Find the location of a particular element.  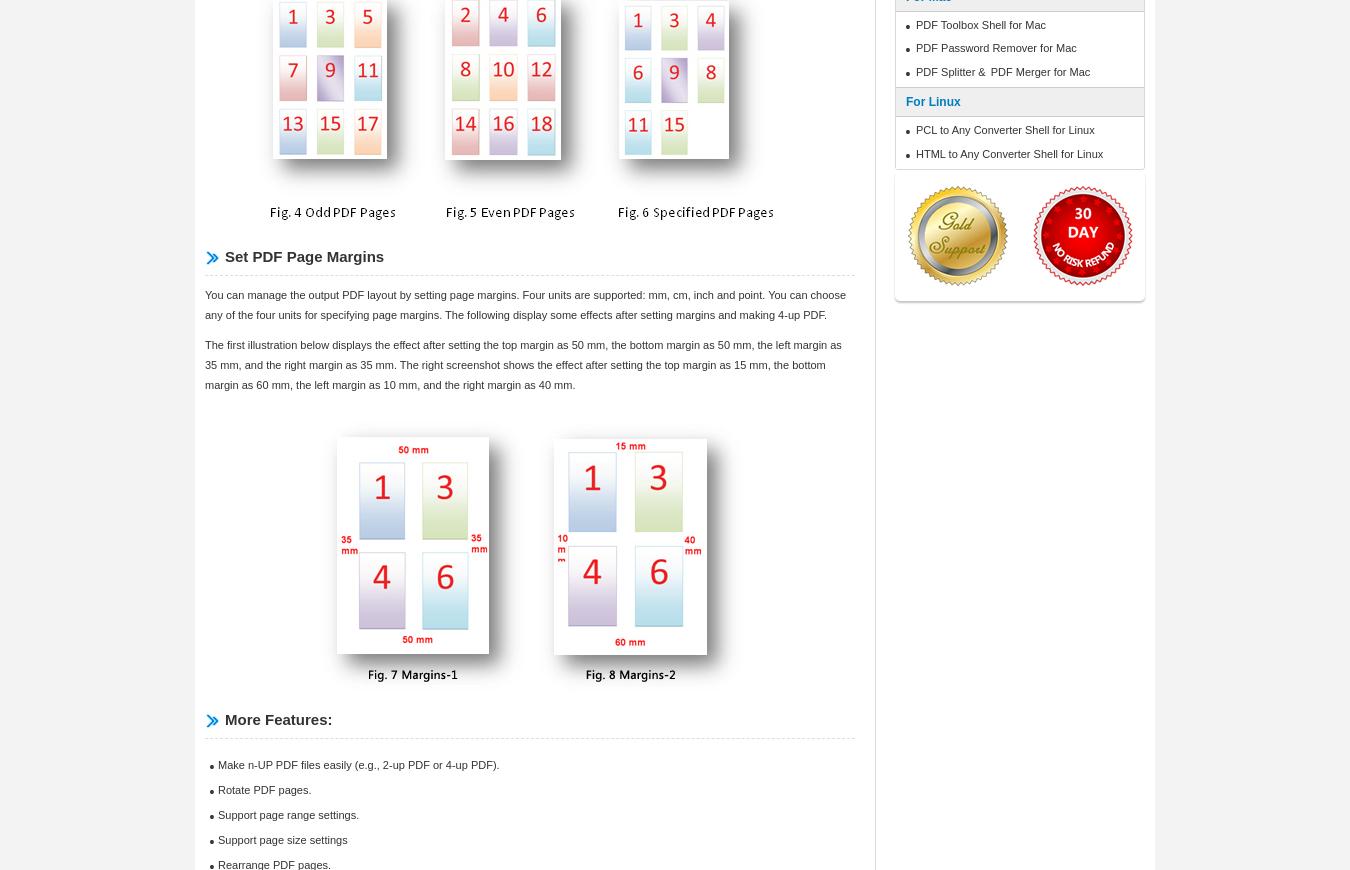

'You can manage the output PDF layout by  setting page margins. Four units are supported: mm, cm, inch and point. You can  choose any of the four units for specifying page margins. The following display  some effects after setting margins and making 4-up PDF.' is located at coordinates (524, 305).